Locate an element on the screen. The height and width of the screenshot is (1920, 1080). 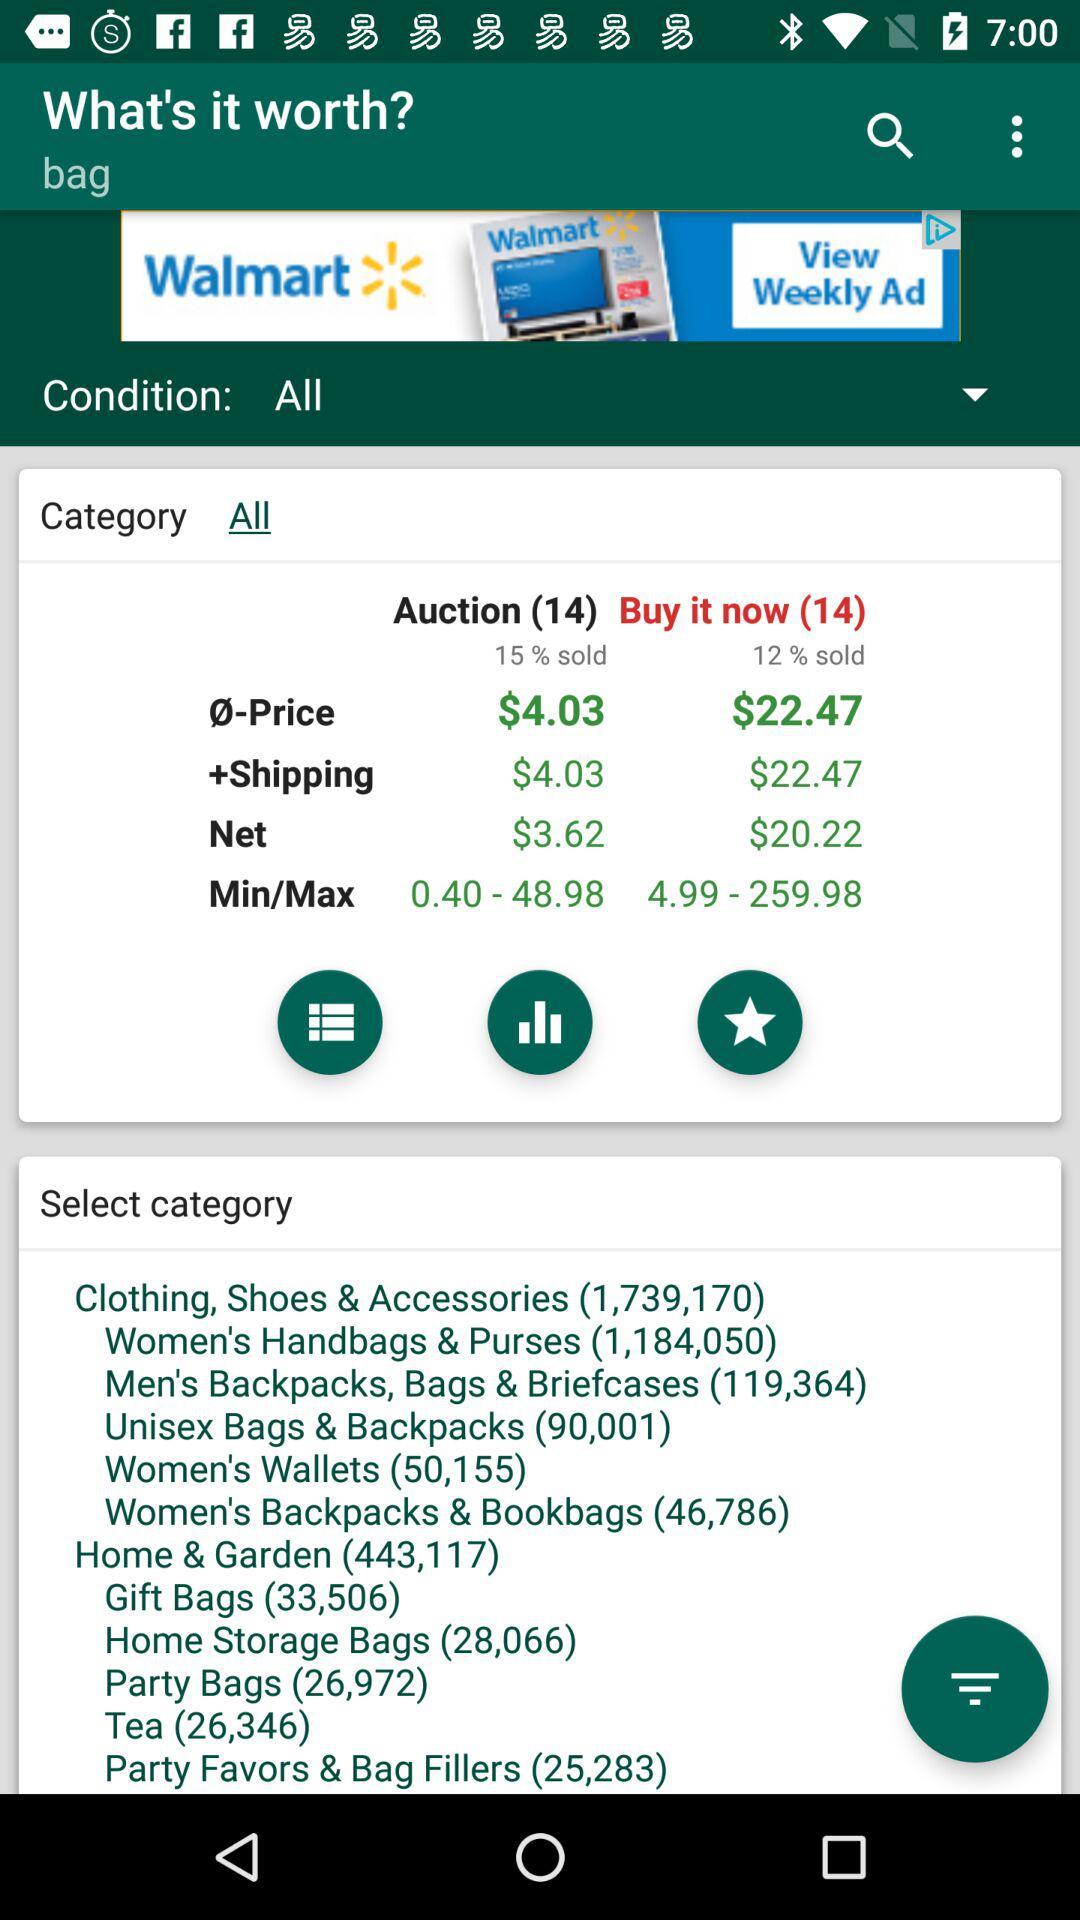
the button for to details information is located at coordinates (329, 1022).